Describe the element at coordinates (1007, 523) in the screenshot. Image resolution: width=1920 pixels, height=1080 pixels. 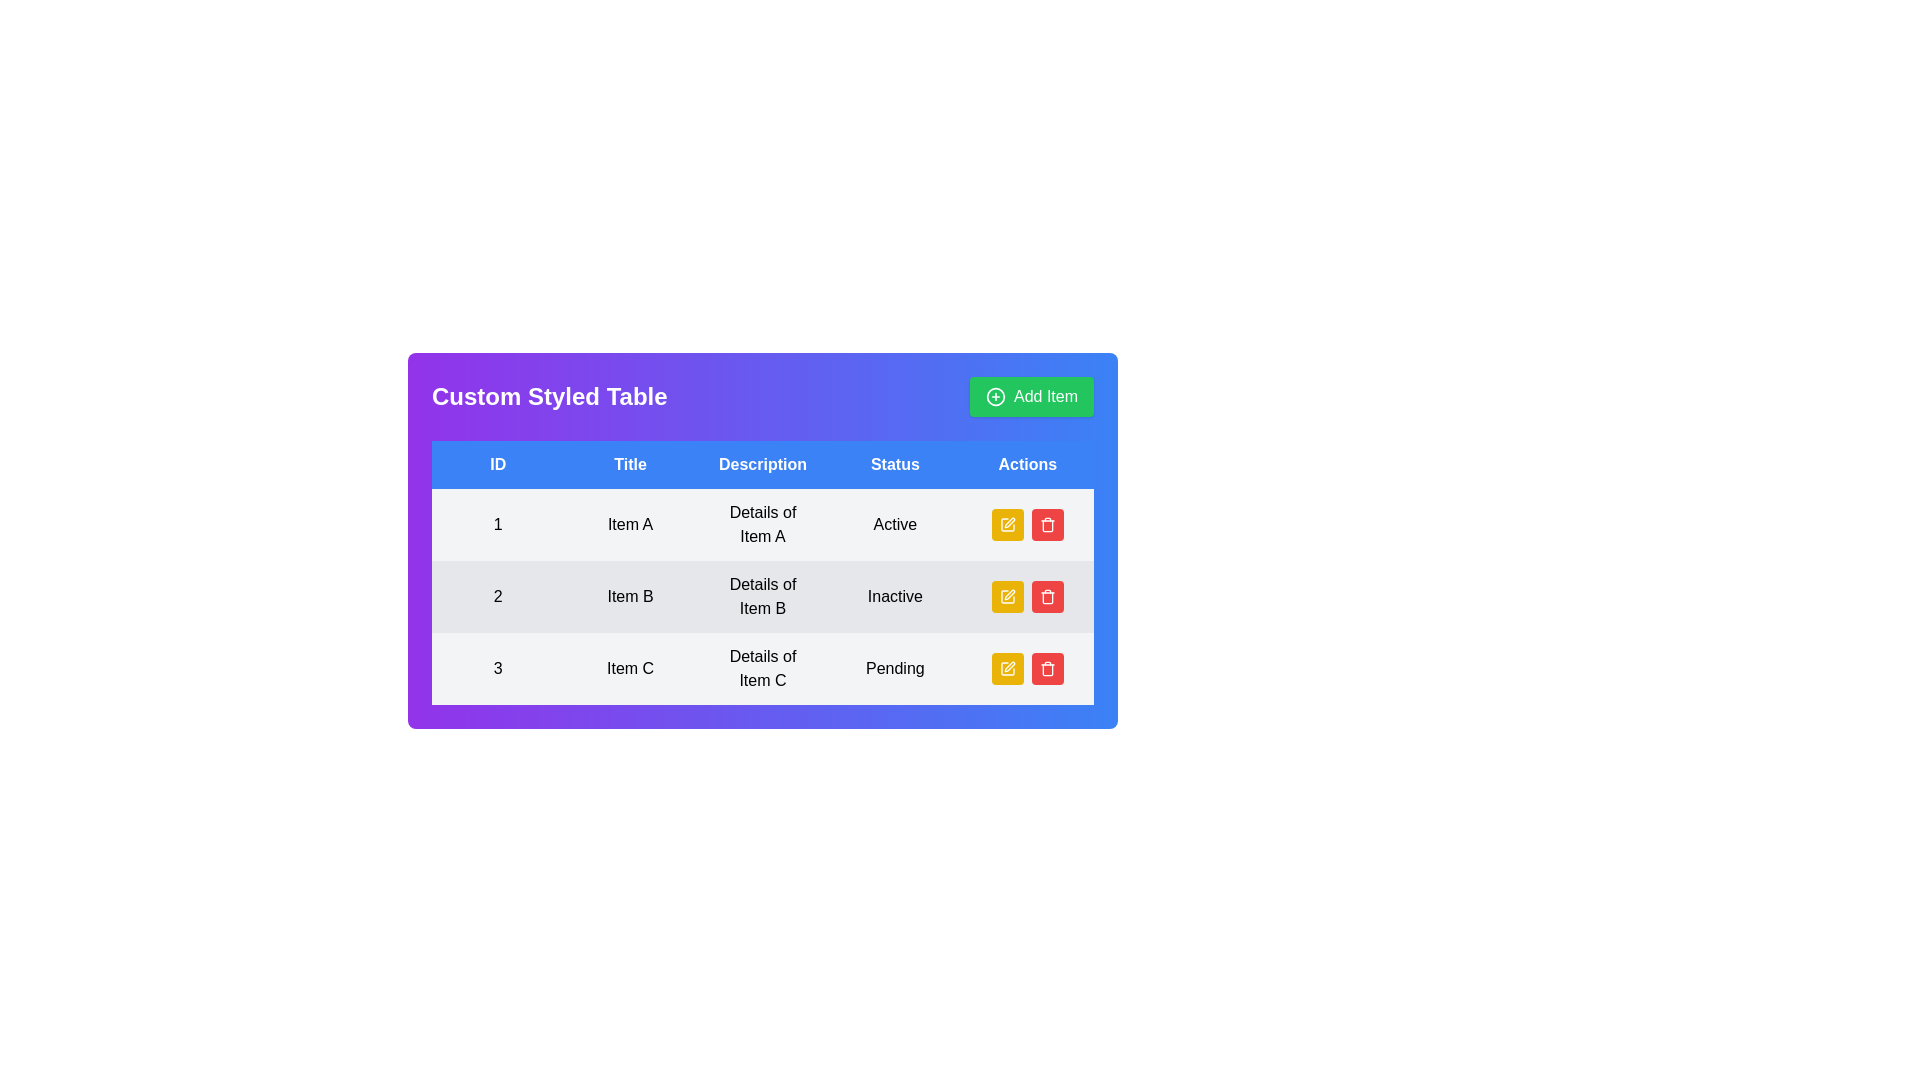
I see `the small, square-shaped button with a yellow background and a pen icon located in the 'Actions' column of the first row of the table` at that location.